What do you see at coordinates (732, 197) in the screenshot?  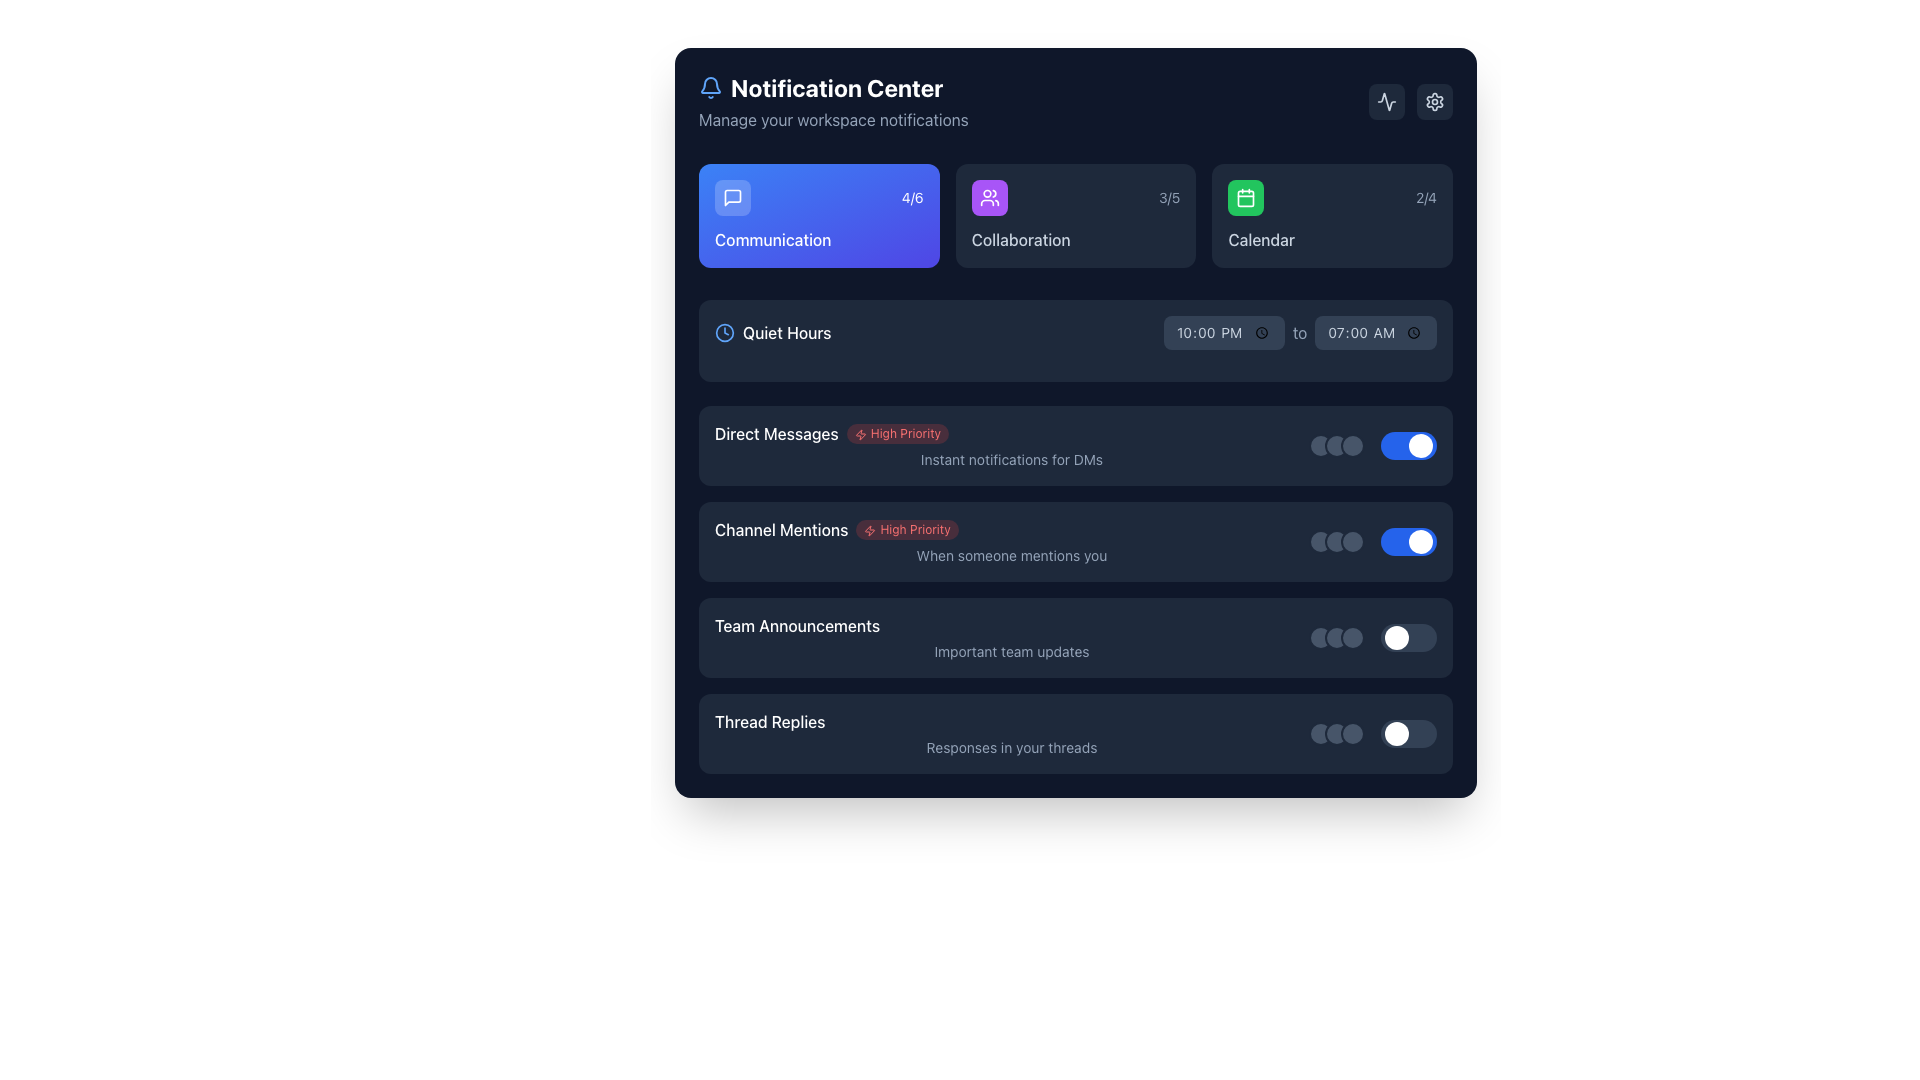 I see `the 'Communication' category icon located in the upper part of the interface, which is visually represented within a rounded blue rectangular section` at bounding box center [732, 197].